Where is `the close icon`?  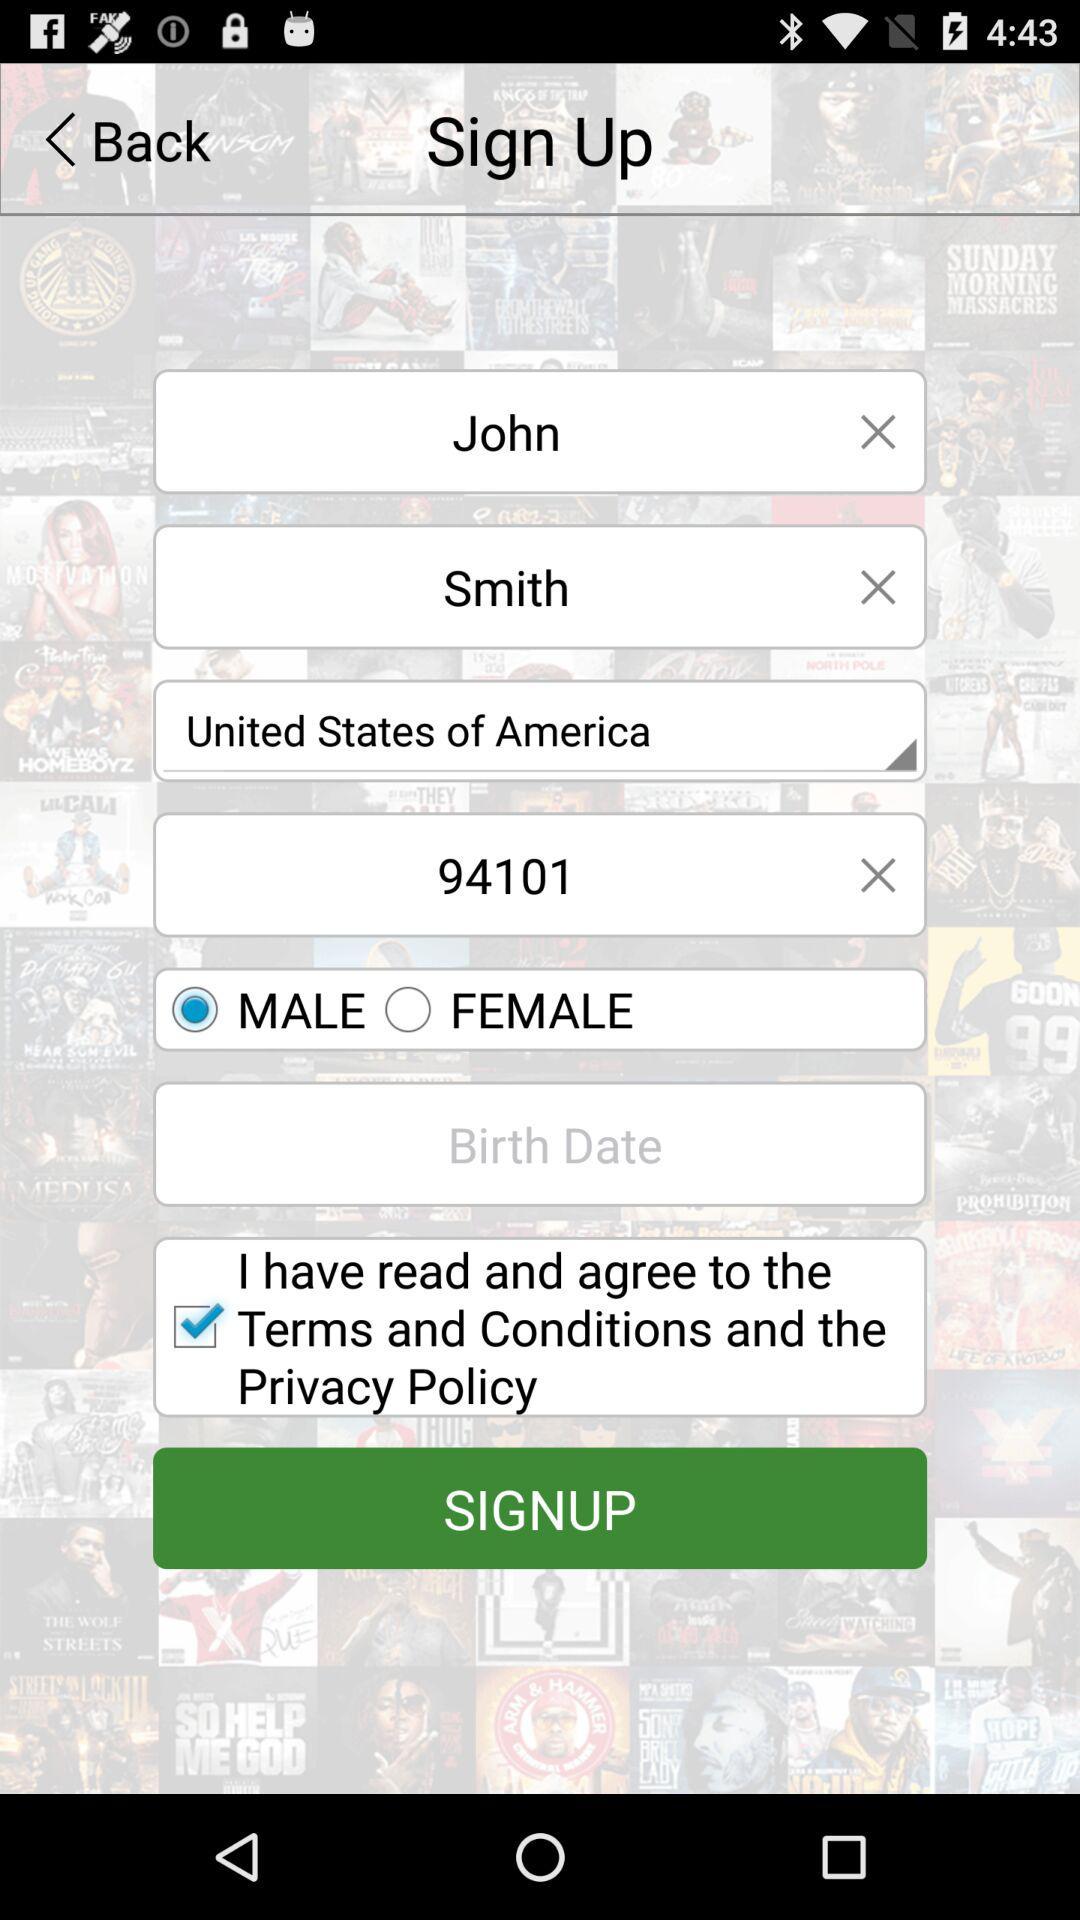
the close icon is located at coordinates (877, 460).